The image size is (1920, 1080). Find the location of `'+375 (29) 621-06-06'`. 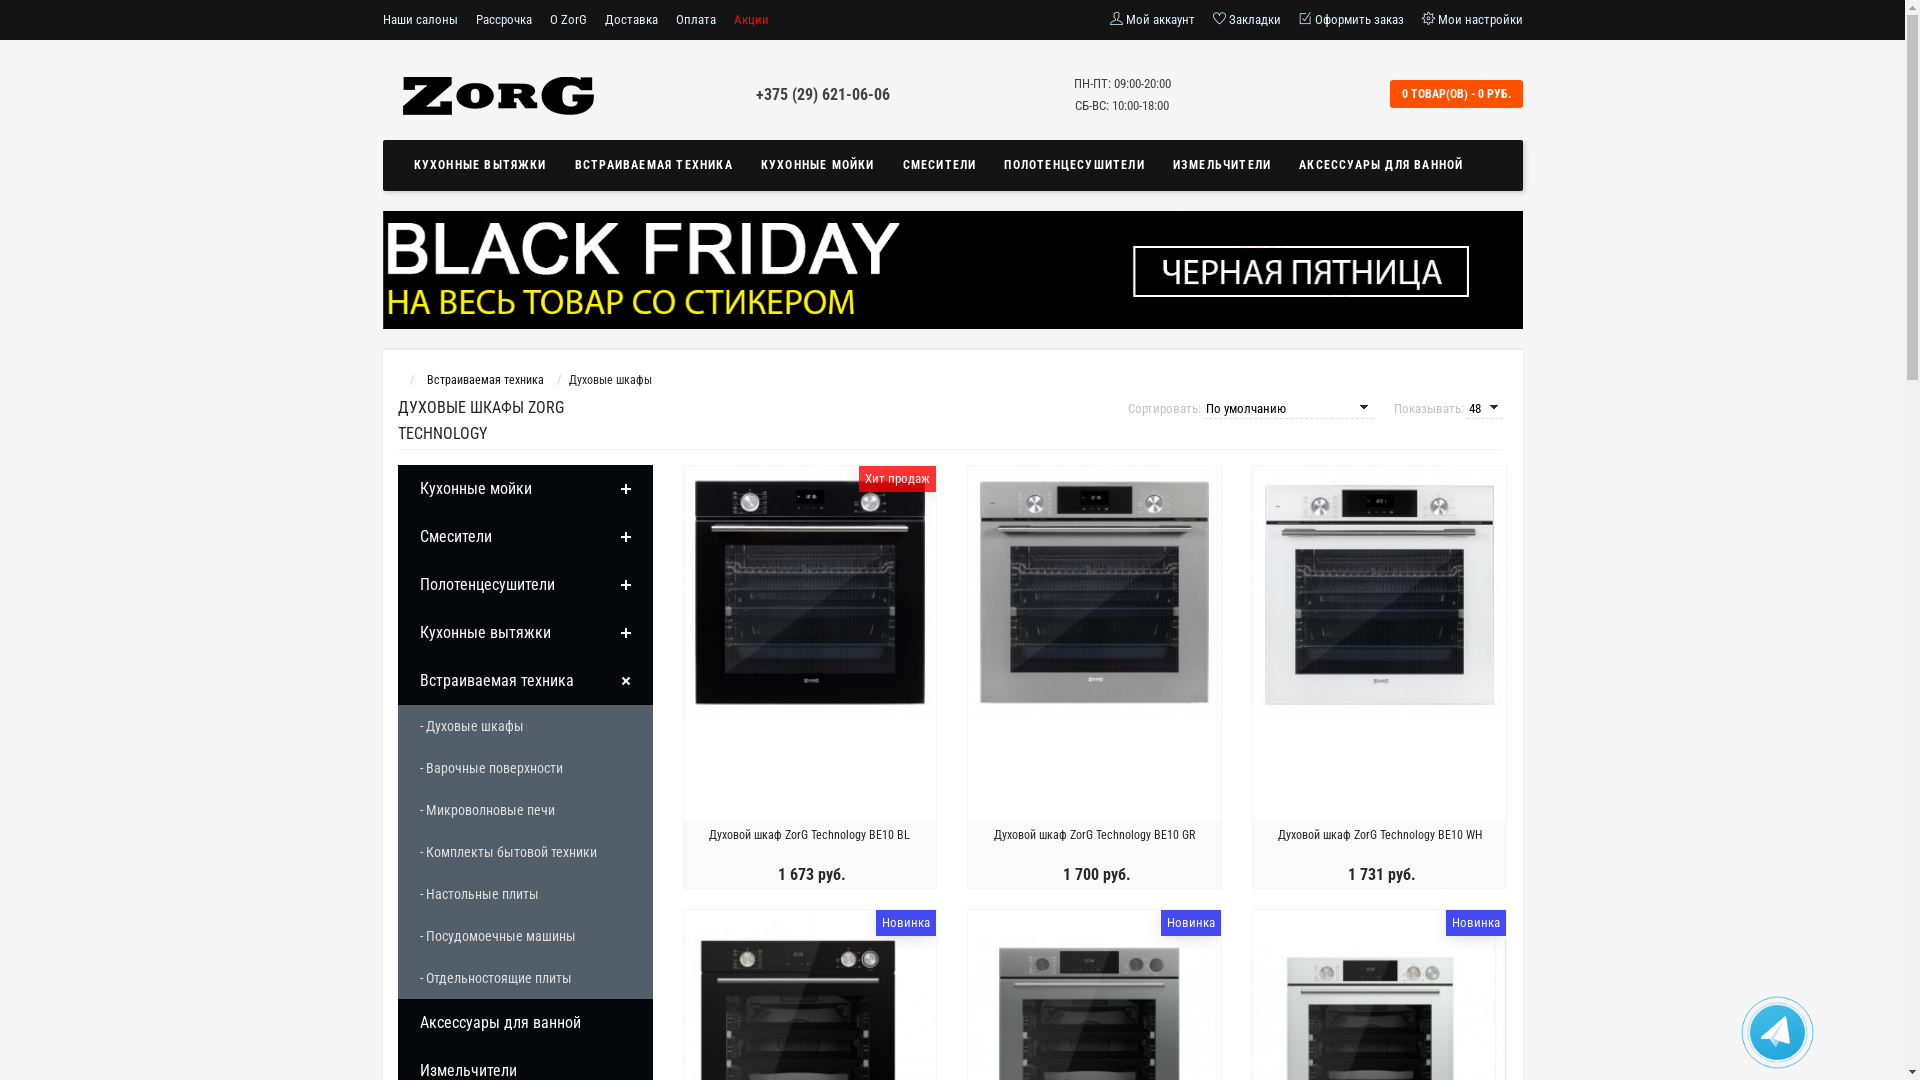

'+375 (29) 621-06-06' is located at coordinates (822, 94).